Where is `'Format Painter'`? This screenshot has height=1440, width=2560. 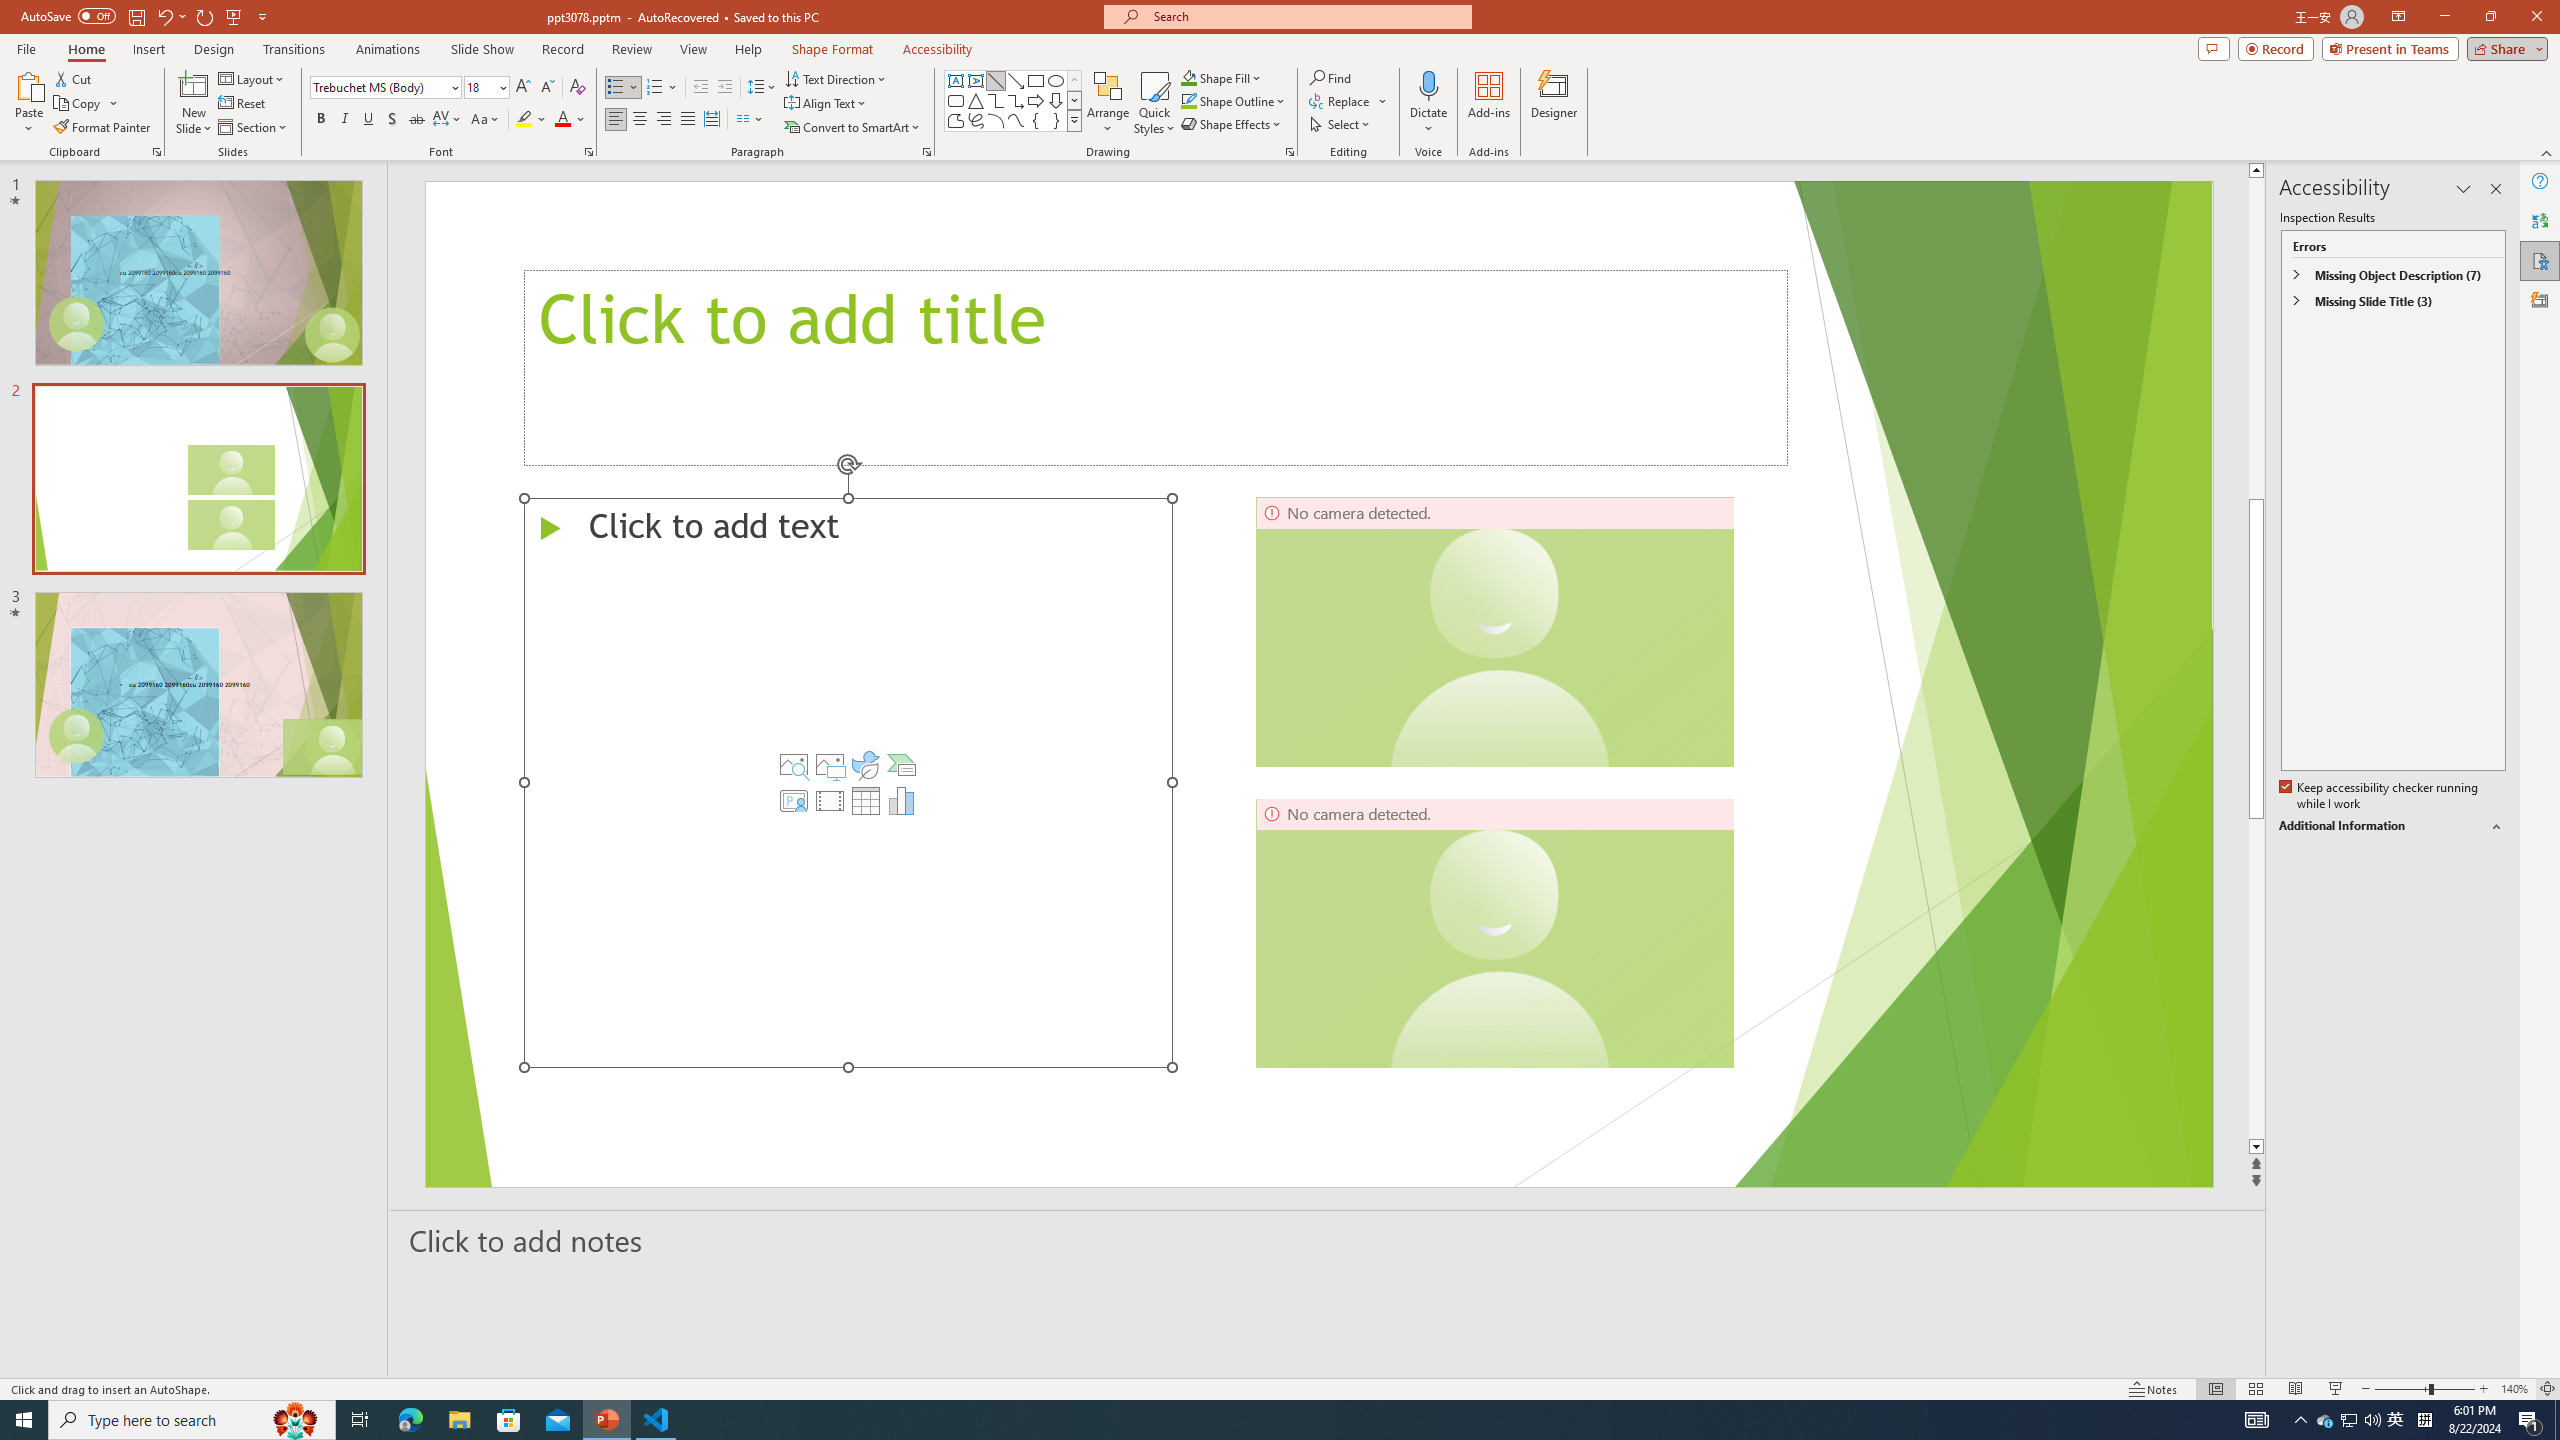
'Format Painter' is located at coordinates (102, 127).